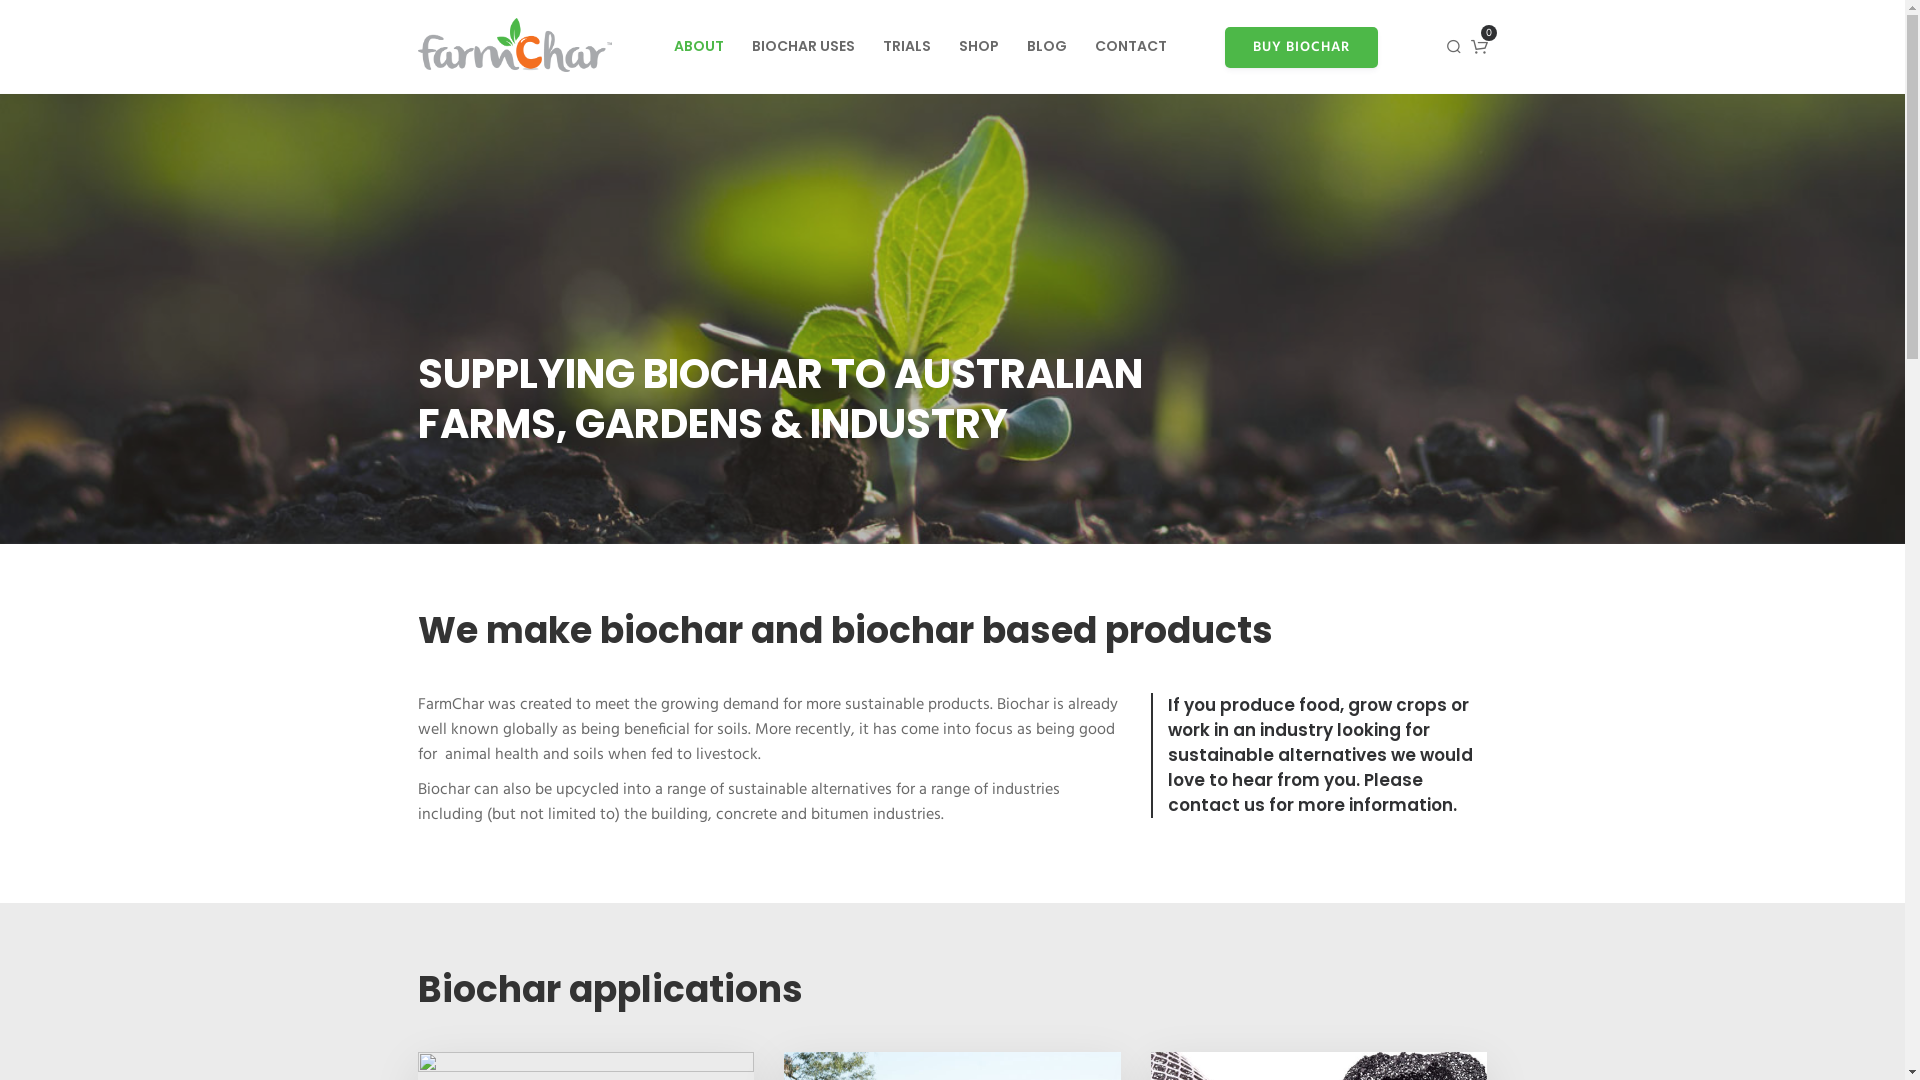 Image resolution: width=1920 pixels, height=1080 pixels. I want to click on 'SHOP', so click(978, 45).